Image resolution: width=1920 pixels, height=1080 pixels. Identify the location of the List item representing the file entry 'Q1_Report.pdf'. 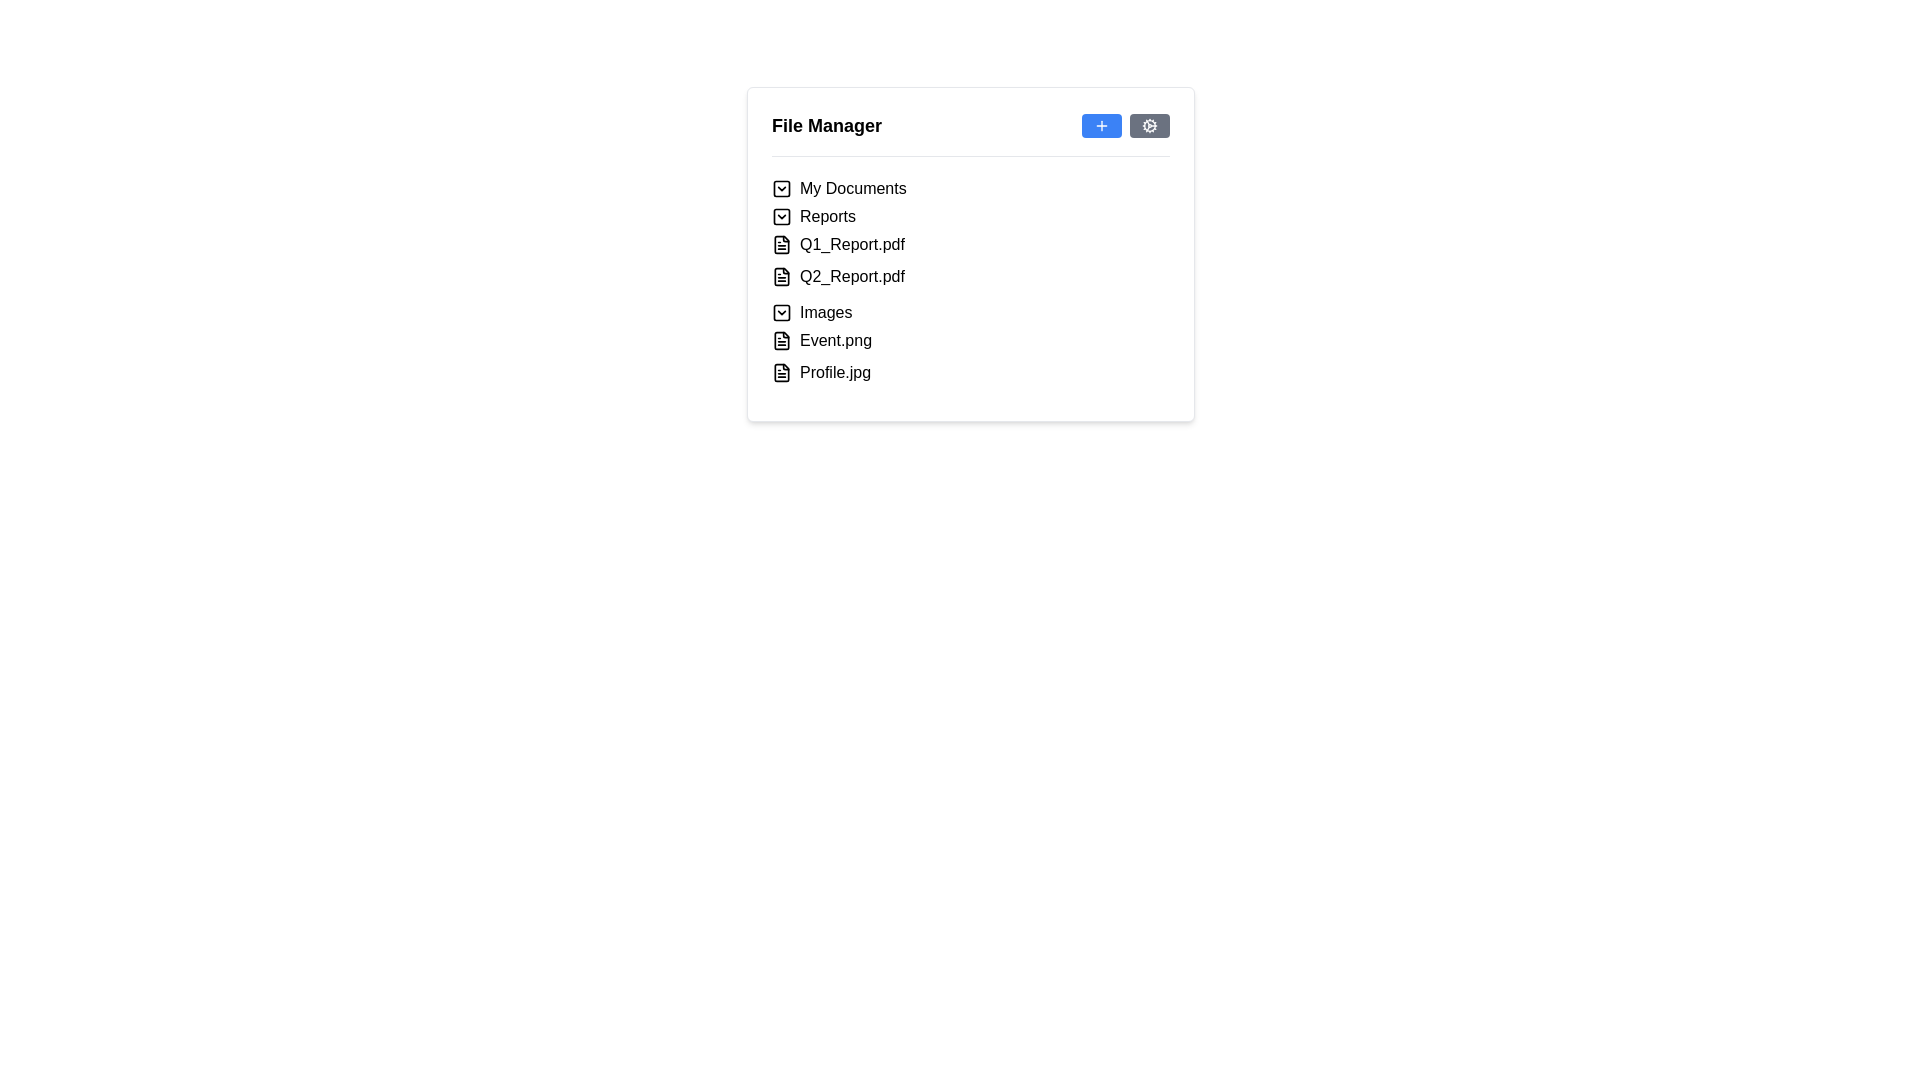
(970, 244).